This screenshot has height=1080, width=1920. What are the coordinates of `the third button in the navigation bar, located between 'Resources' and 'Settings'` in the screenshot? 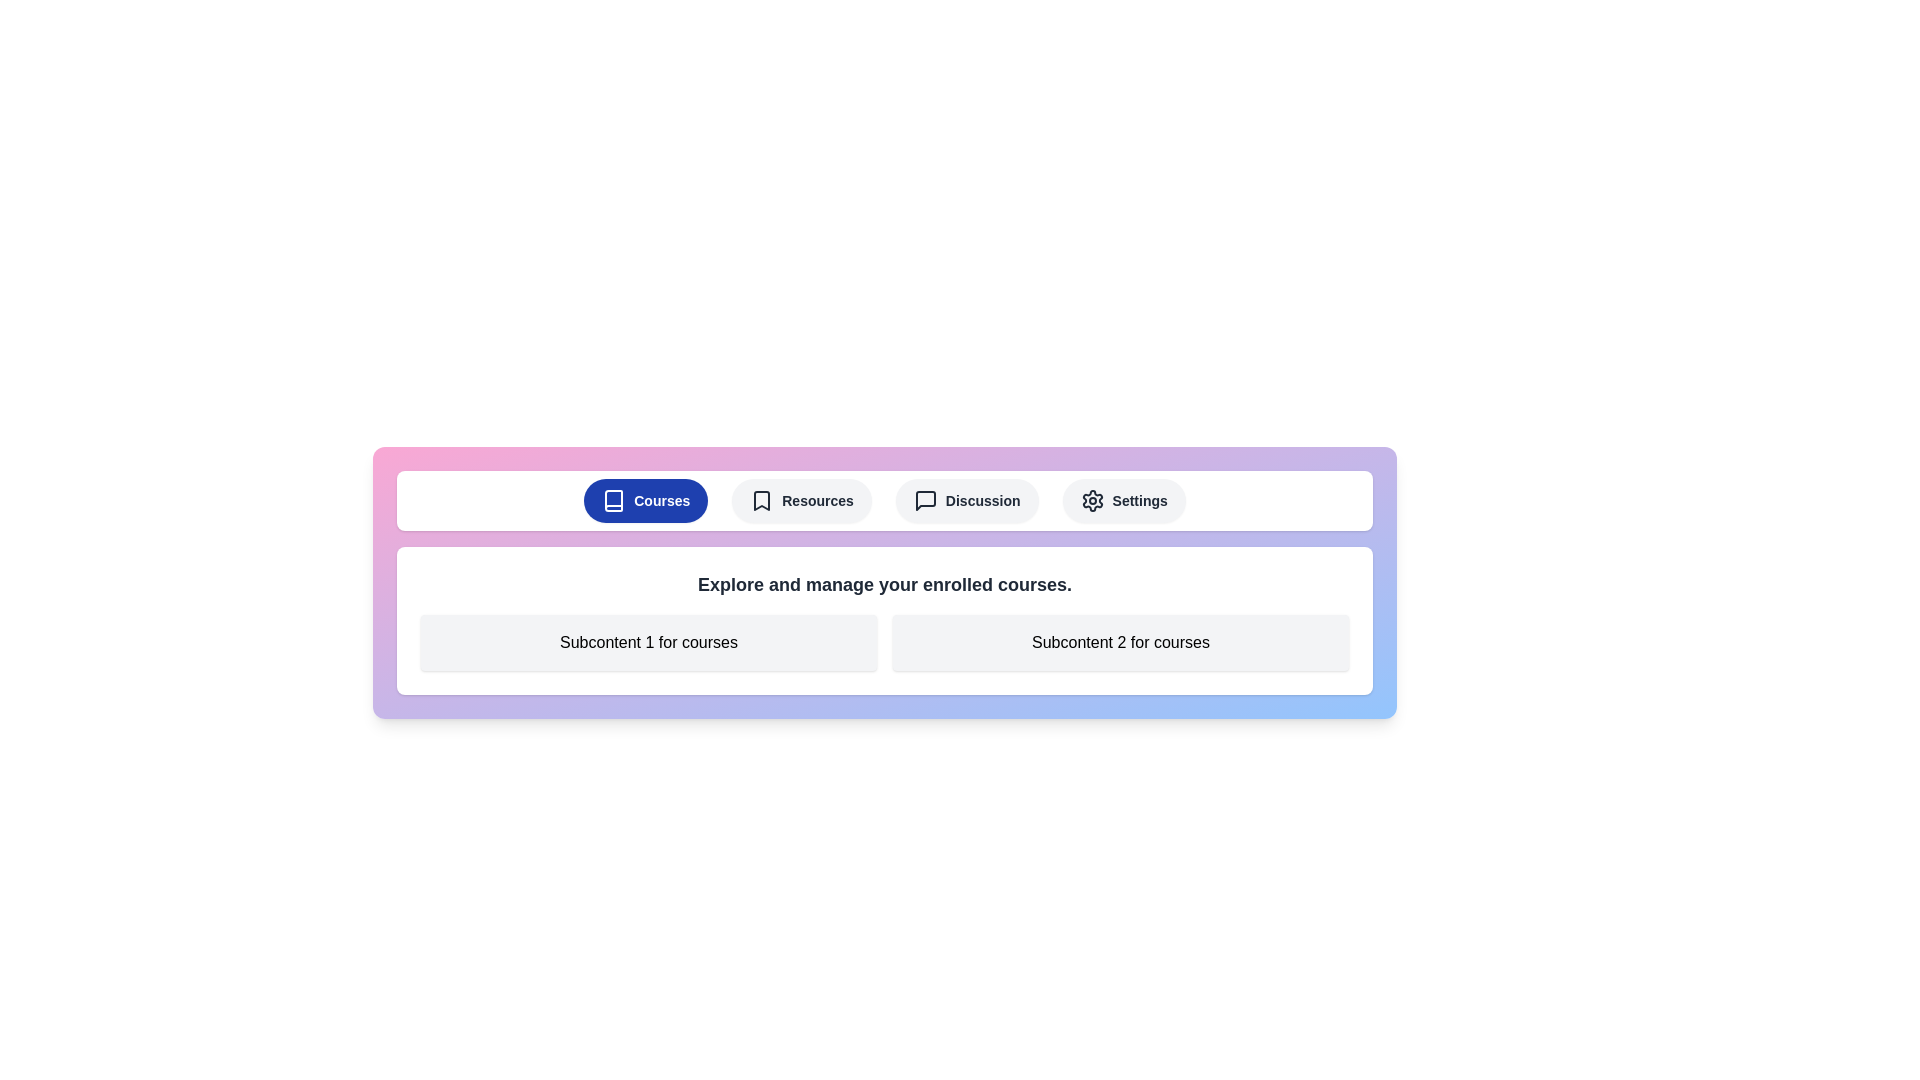 It's located at (967, 500).